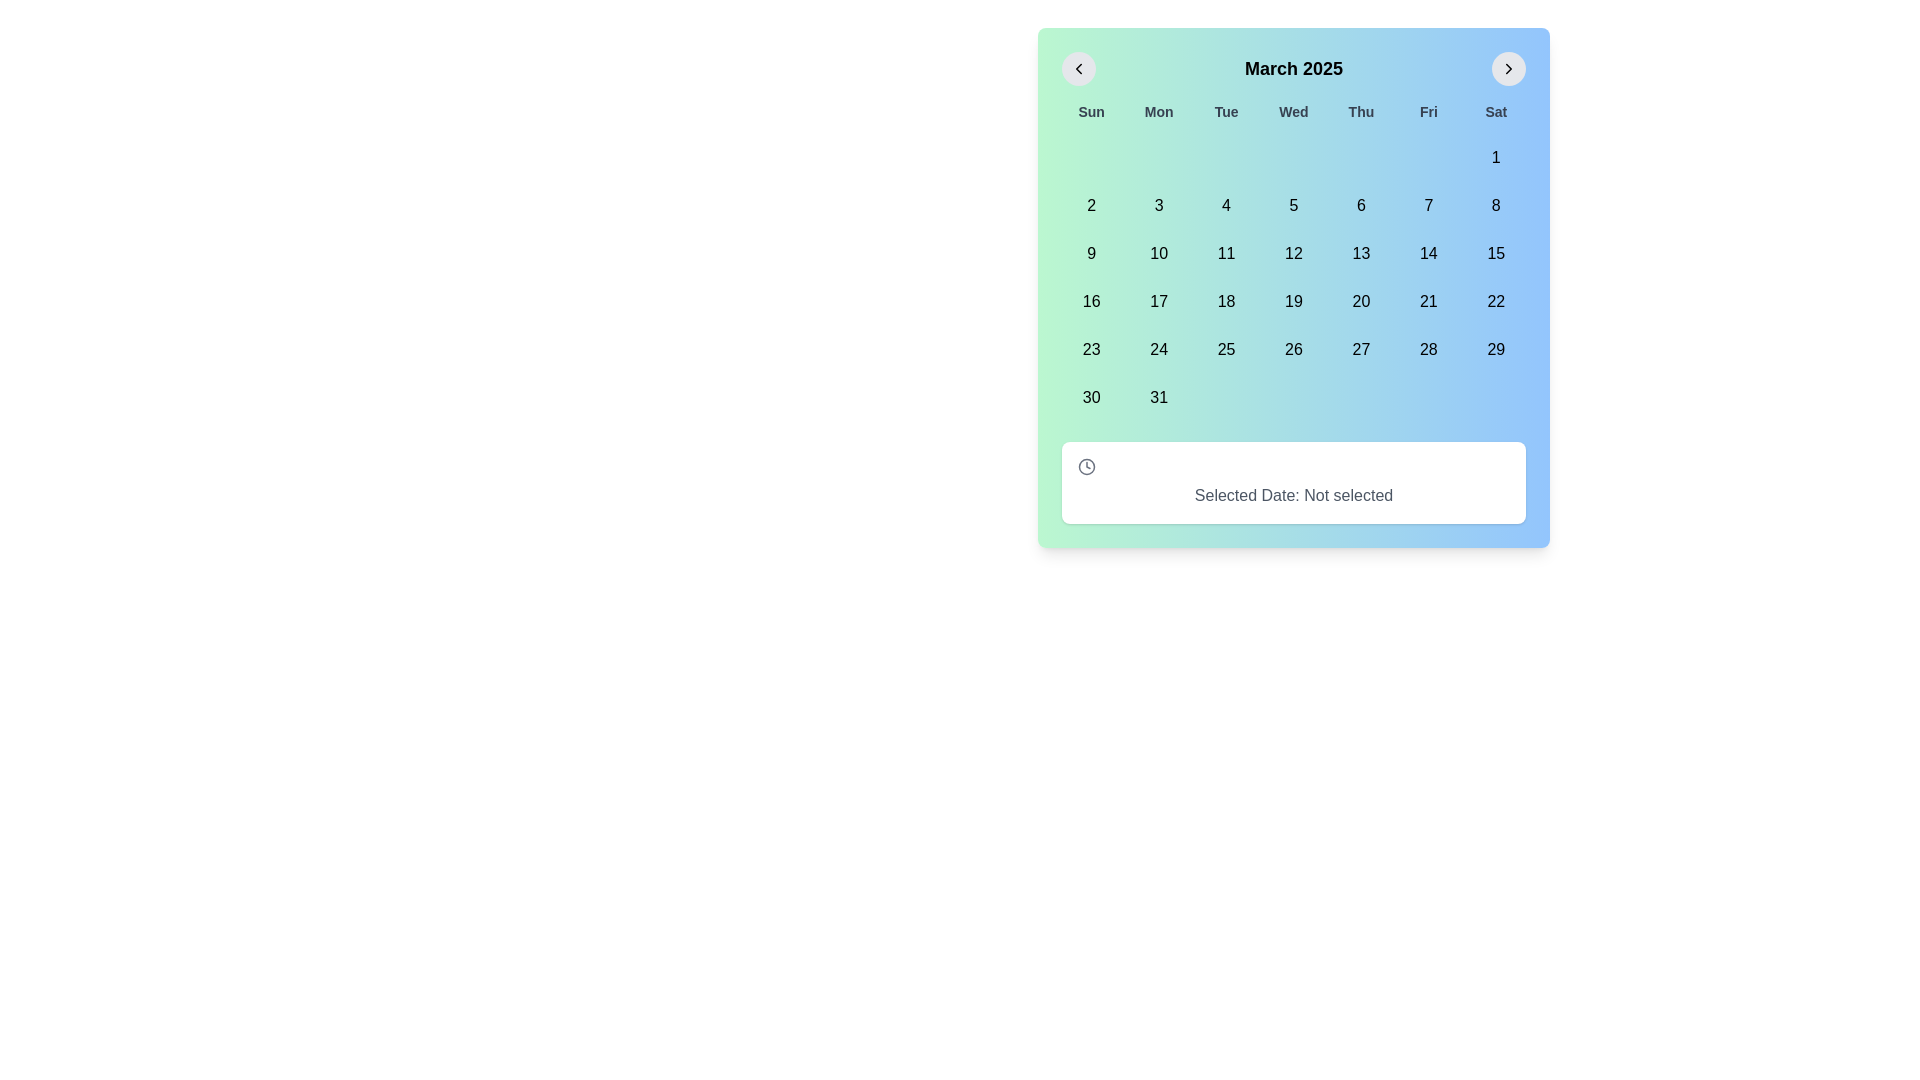 The width and height of the screenshot is (1920, 1080). What do you see at coordinates (1294, 68) in the screenshot?
I see `the static text element that displays the currently selected month and year in the calendar view, located at the top of the calendar interface, between two arrow icons` at bounding box center [1294, 68].